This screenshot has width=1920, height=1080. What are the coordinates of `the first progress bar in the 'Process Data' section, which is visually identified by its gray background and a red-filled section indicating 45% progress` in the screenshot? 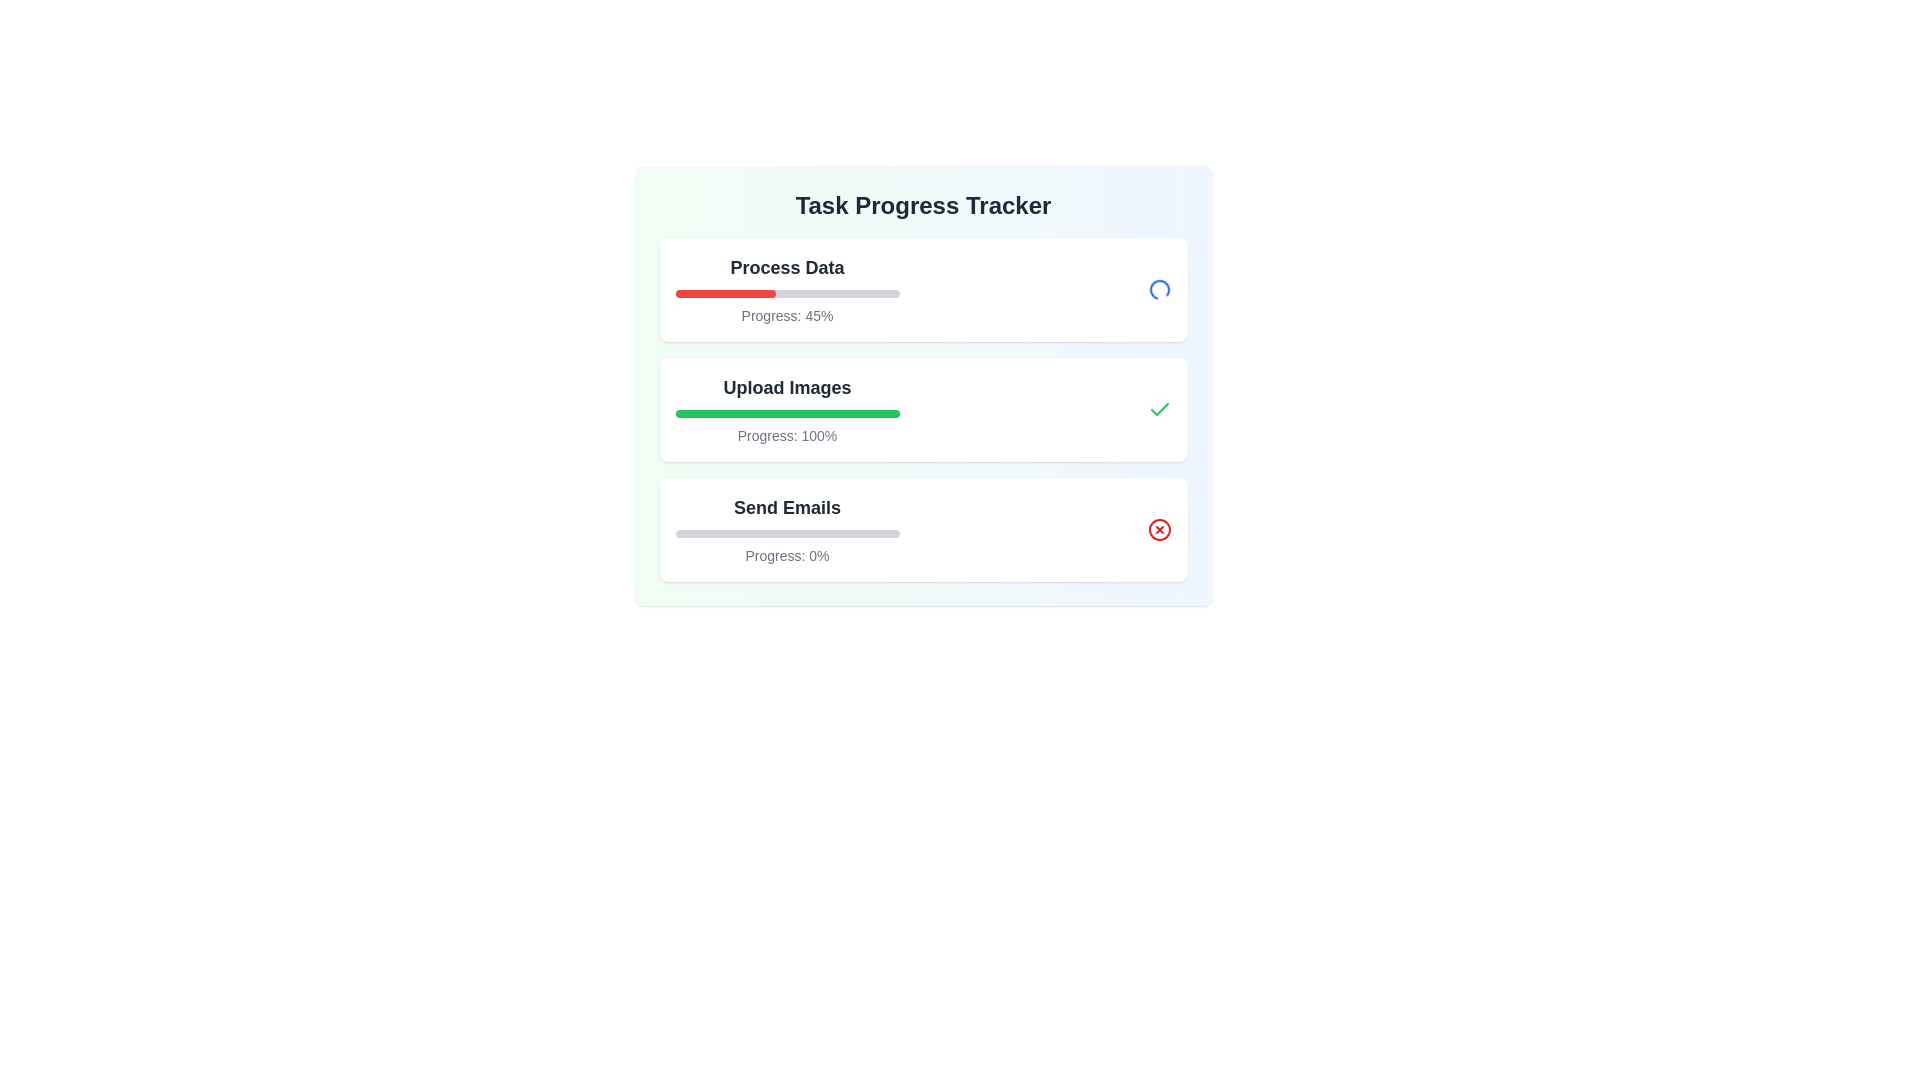 It's located at (786, 293).